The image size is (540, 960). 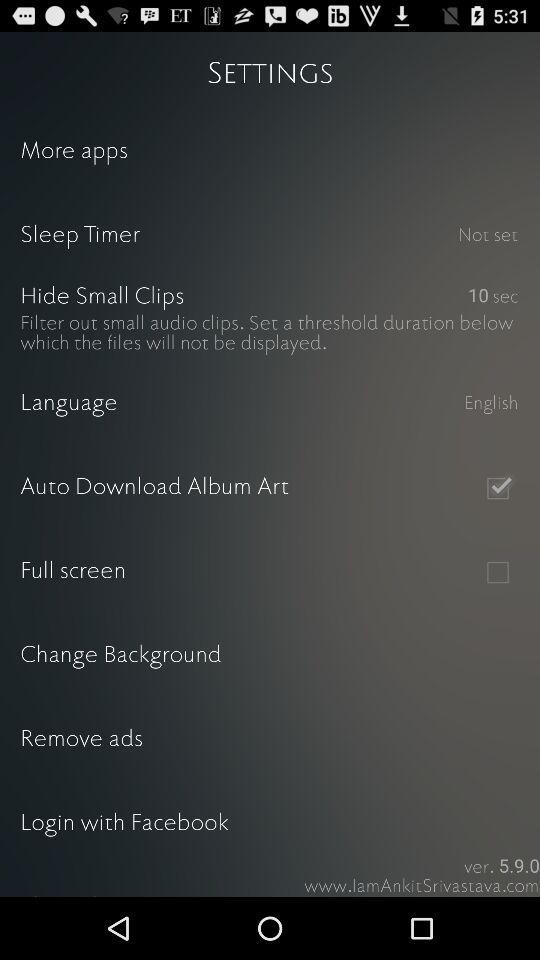 I want to click on item below auto download album item, so click(x=496, y=572).